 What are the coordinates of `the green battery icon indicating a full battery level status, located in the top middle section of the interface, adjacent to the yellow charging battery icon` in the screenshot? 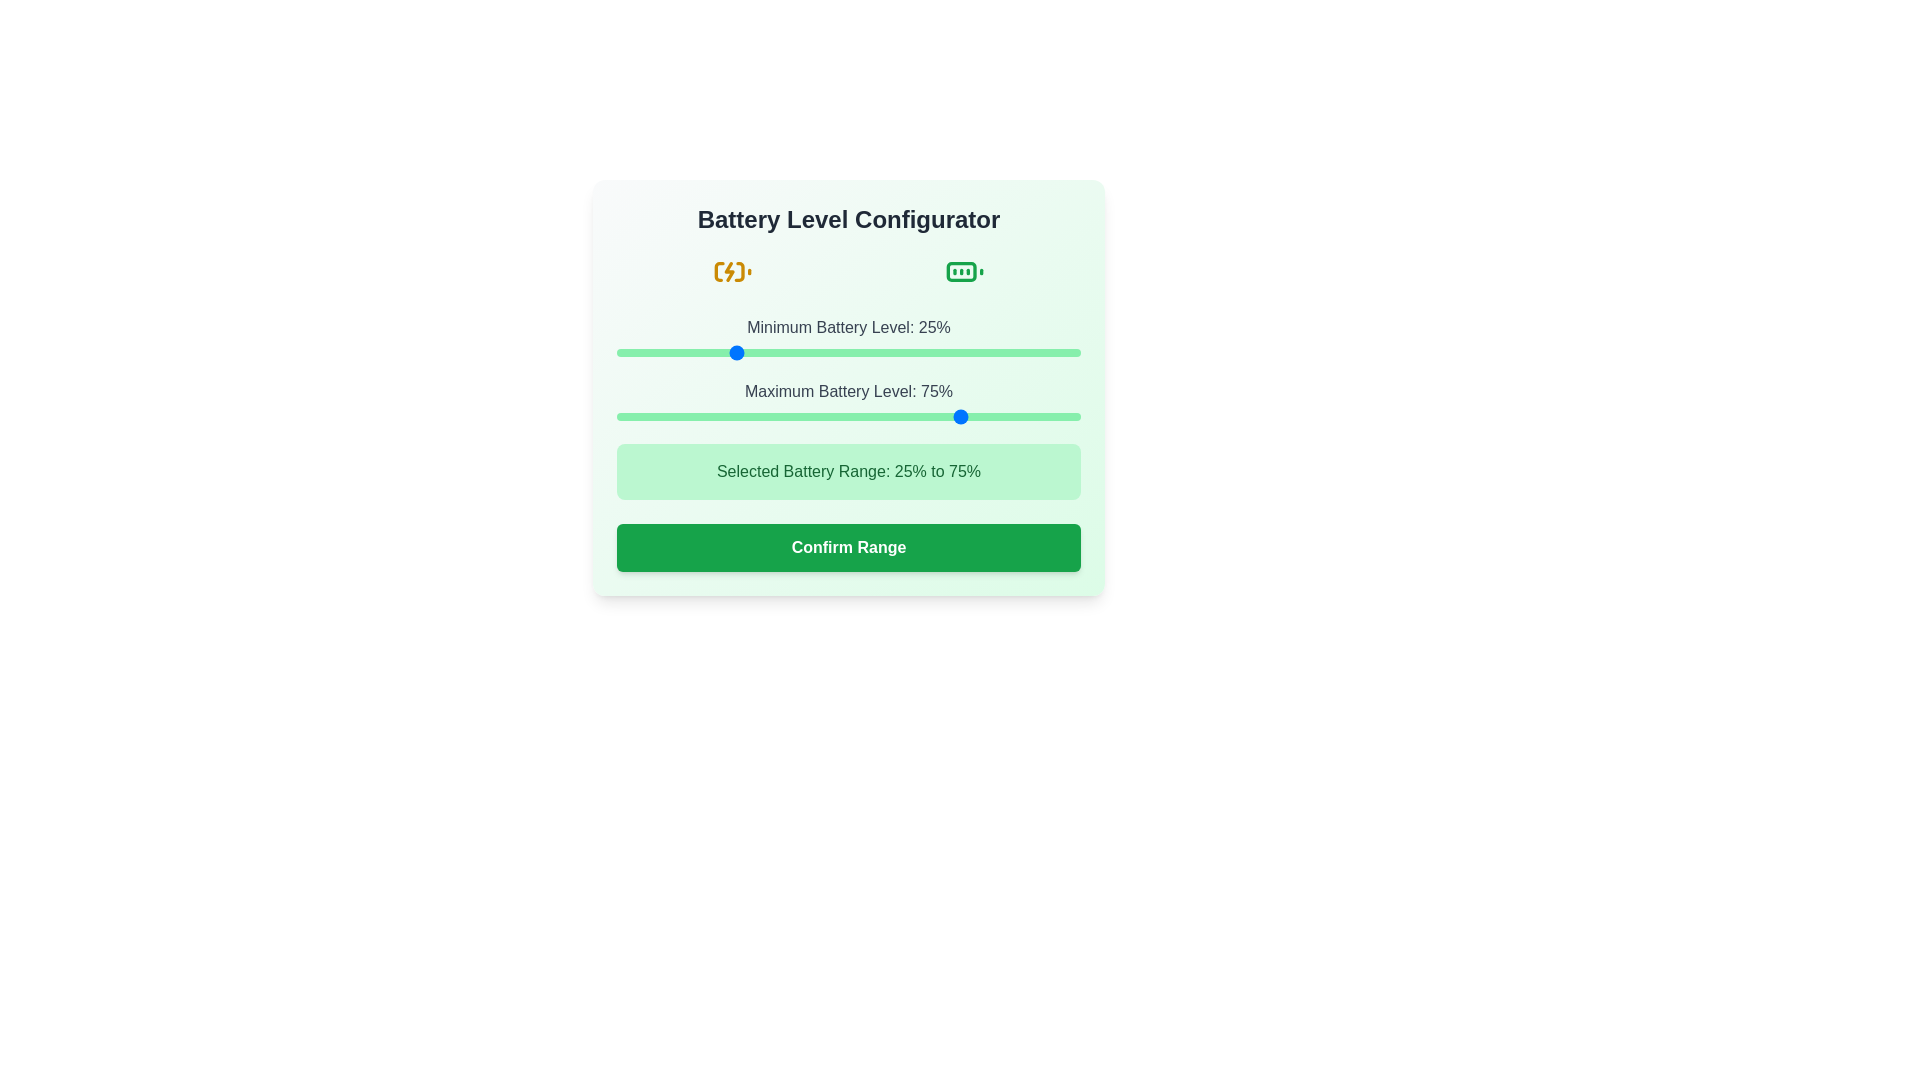 It's located at (964, 272).